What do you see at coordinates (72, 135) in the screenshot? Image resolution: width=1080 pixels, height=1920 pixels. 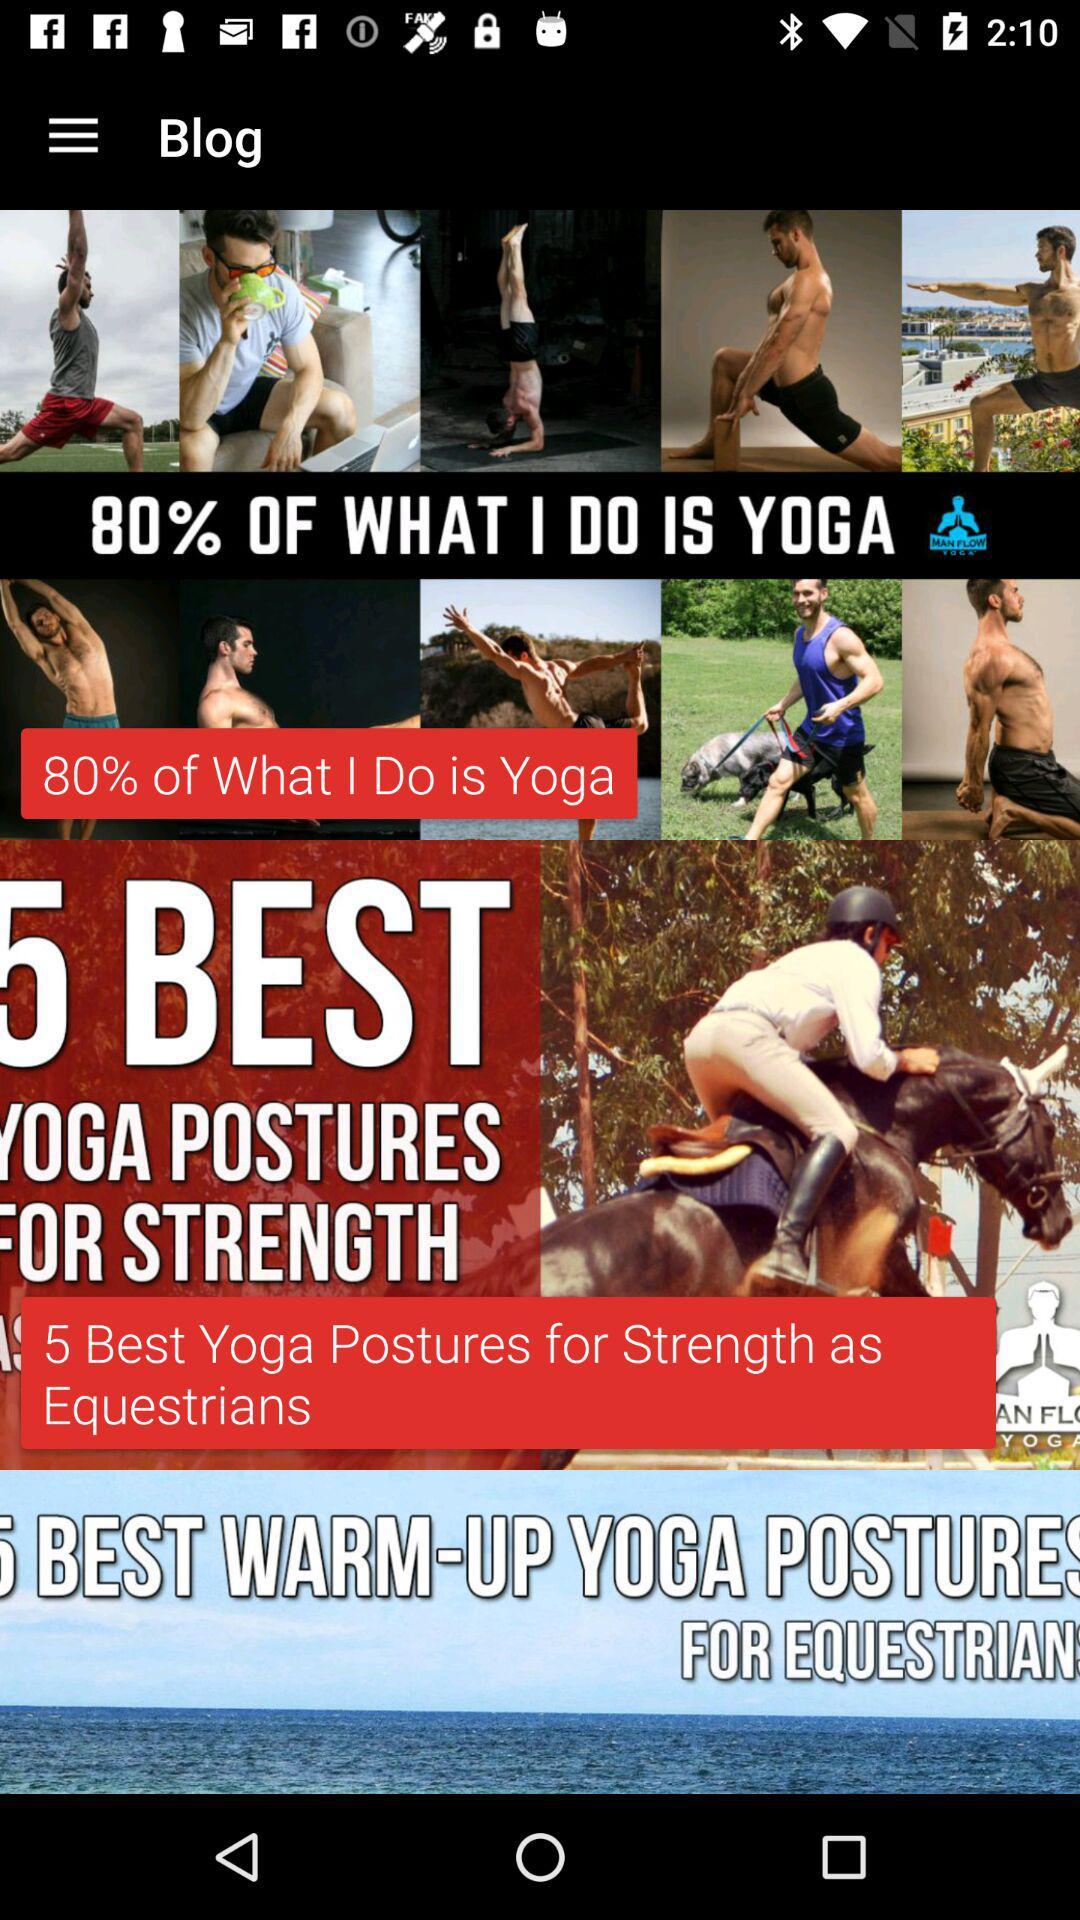 I see `app next to the blog item` at bounding box center [72, 135].